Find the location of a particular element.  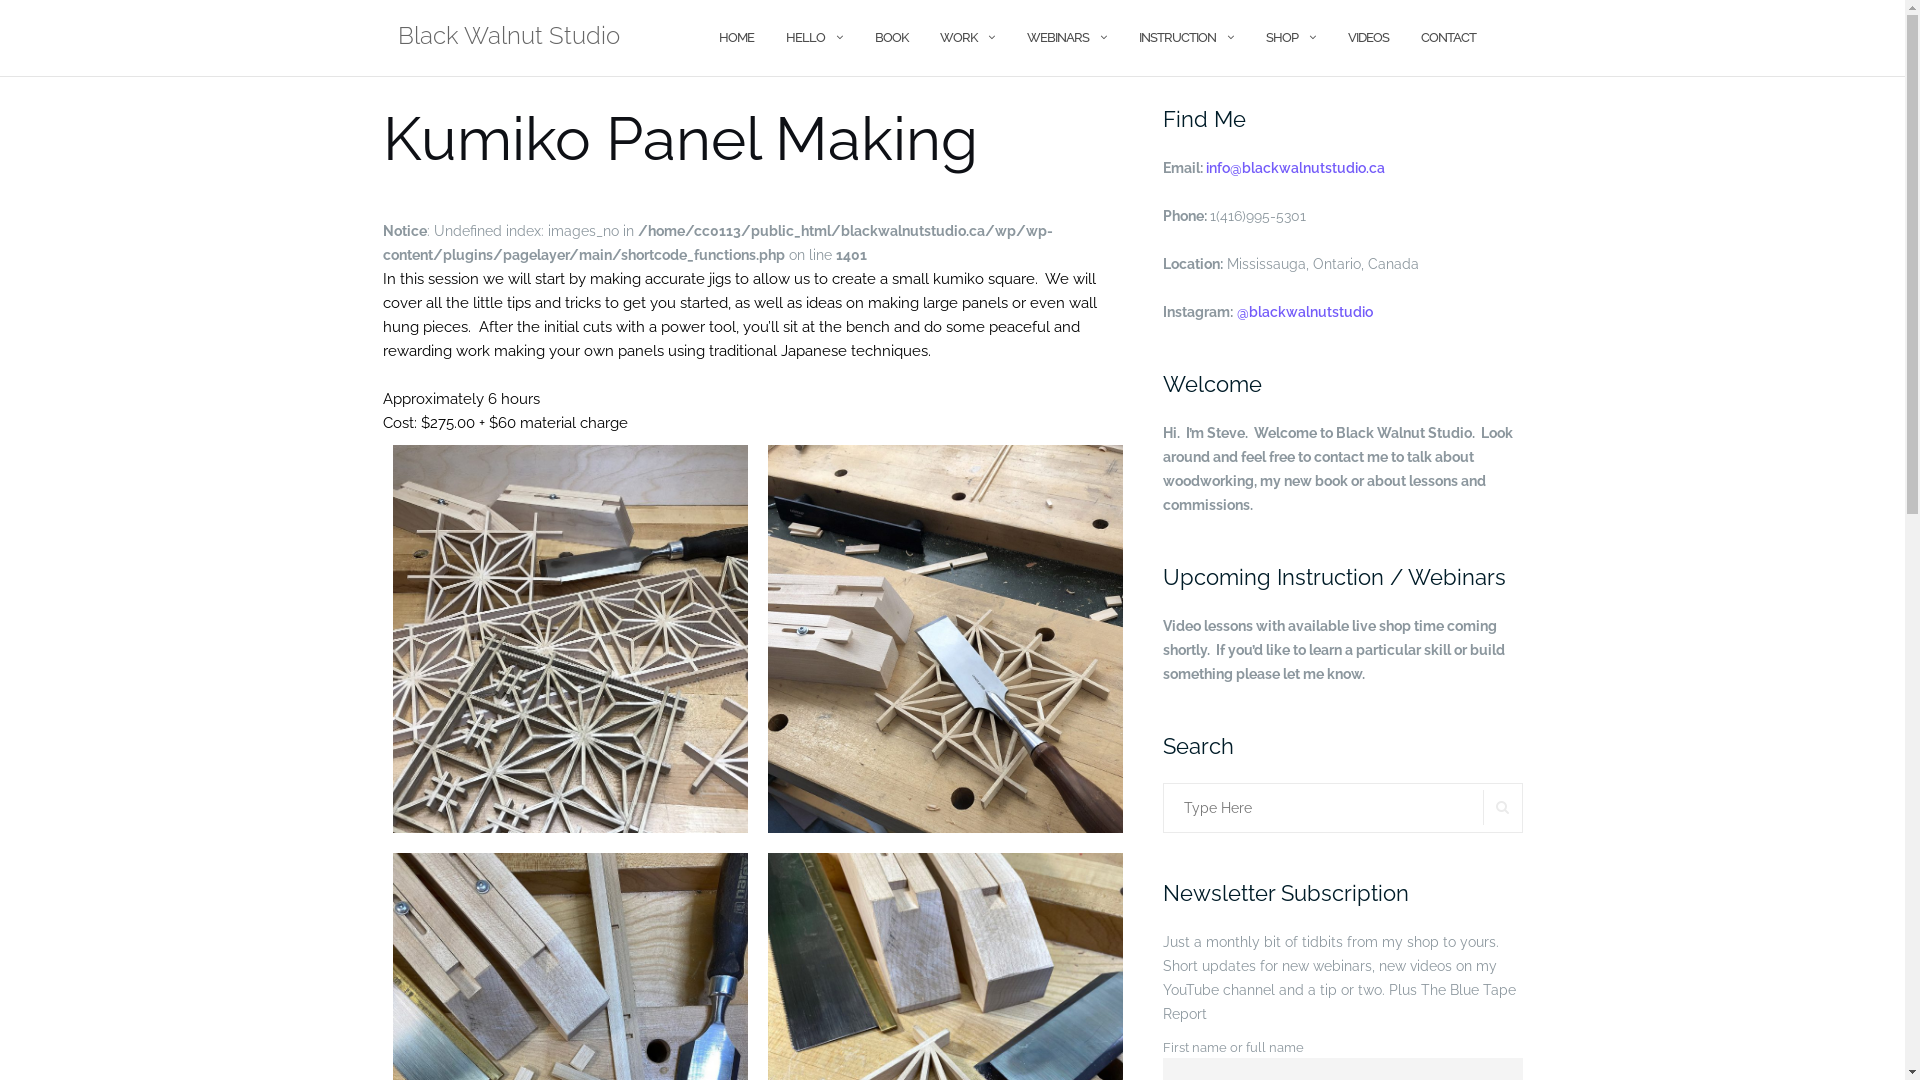

'info@blackwalnutstudio.ca' is located at coordinates (1295, 167).